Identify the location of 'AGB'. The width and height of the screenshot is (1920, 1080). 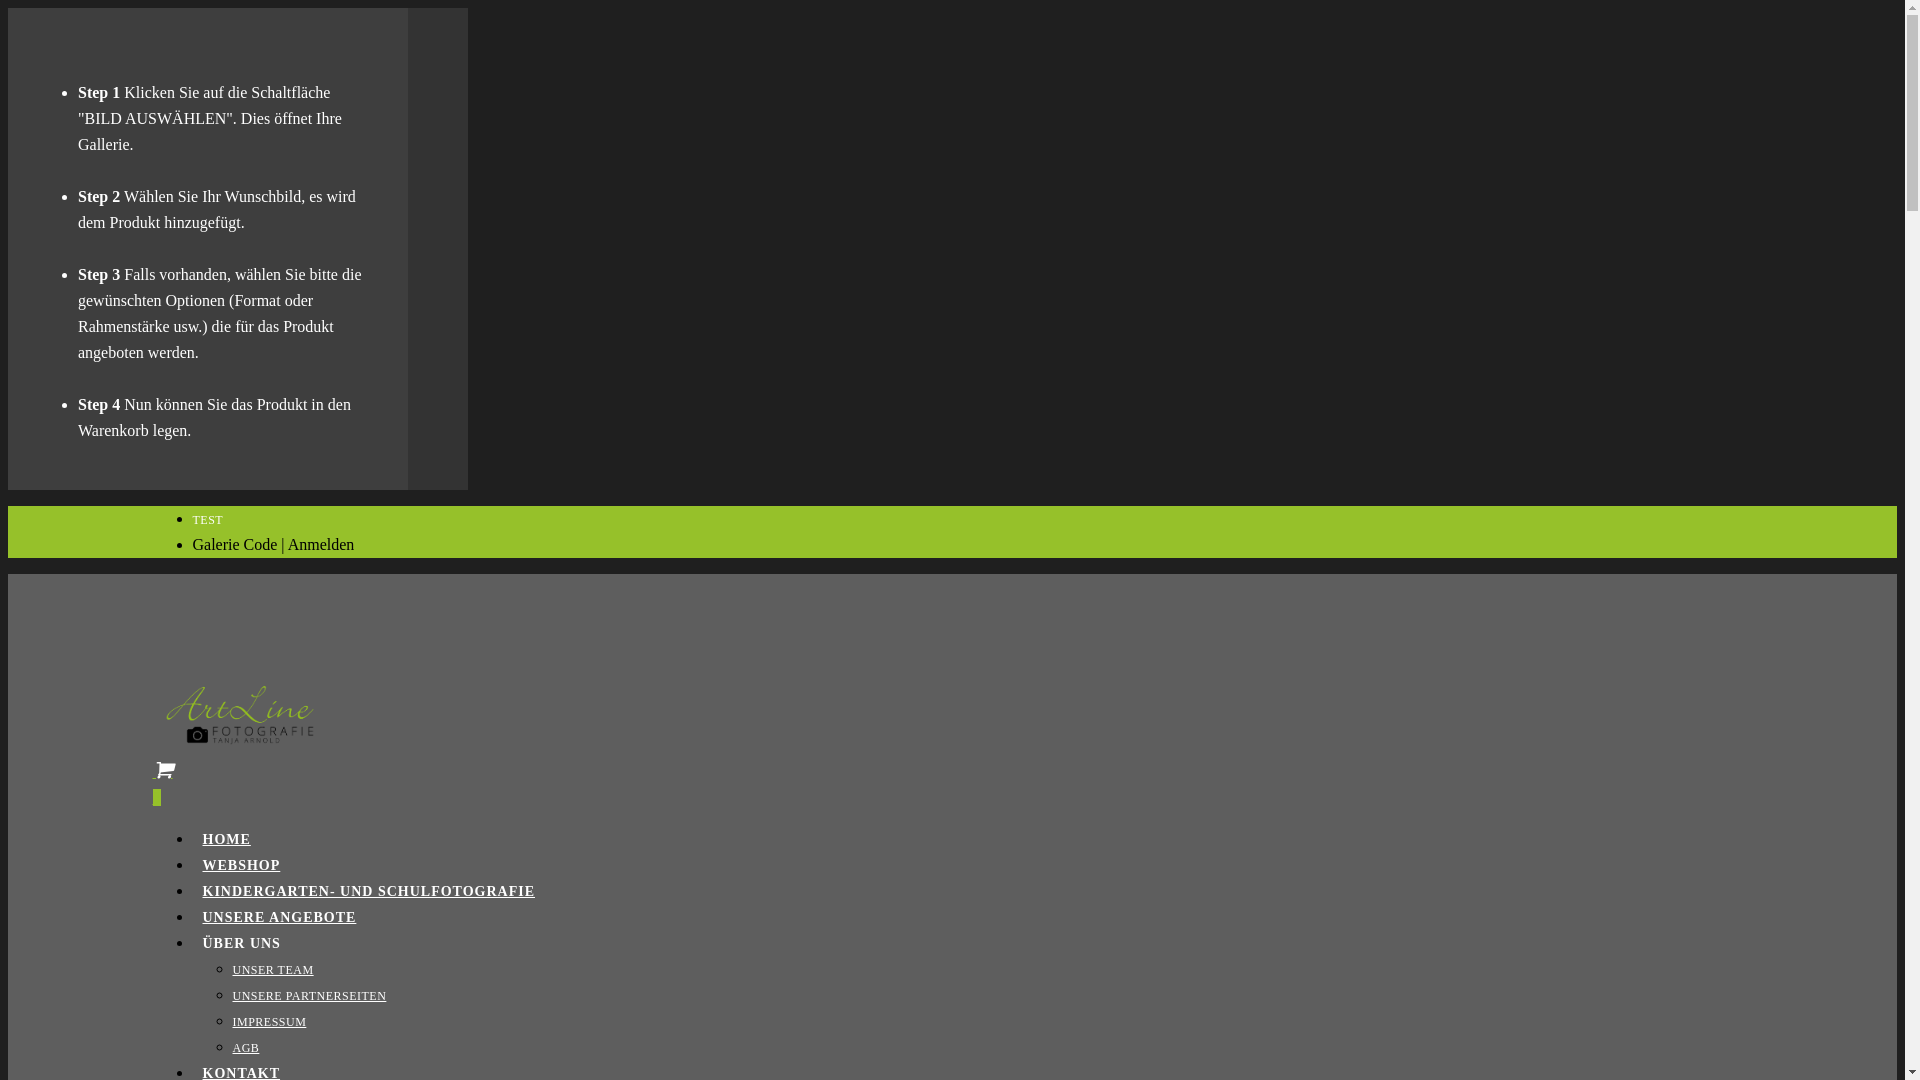
(244, 1047).